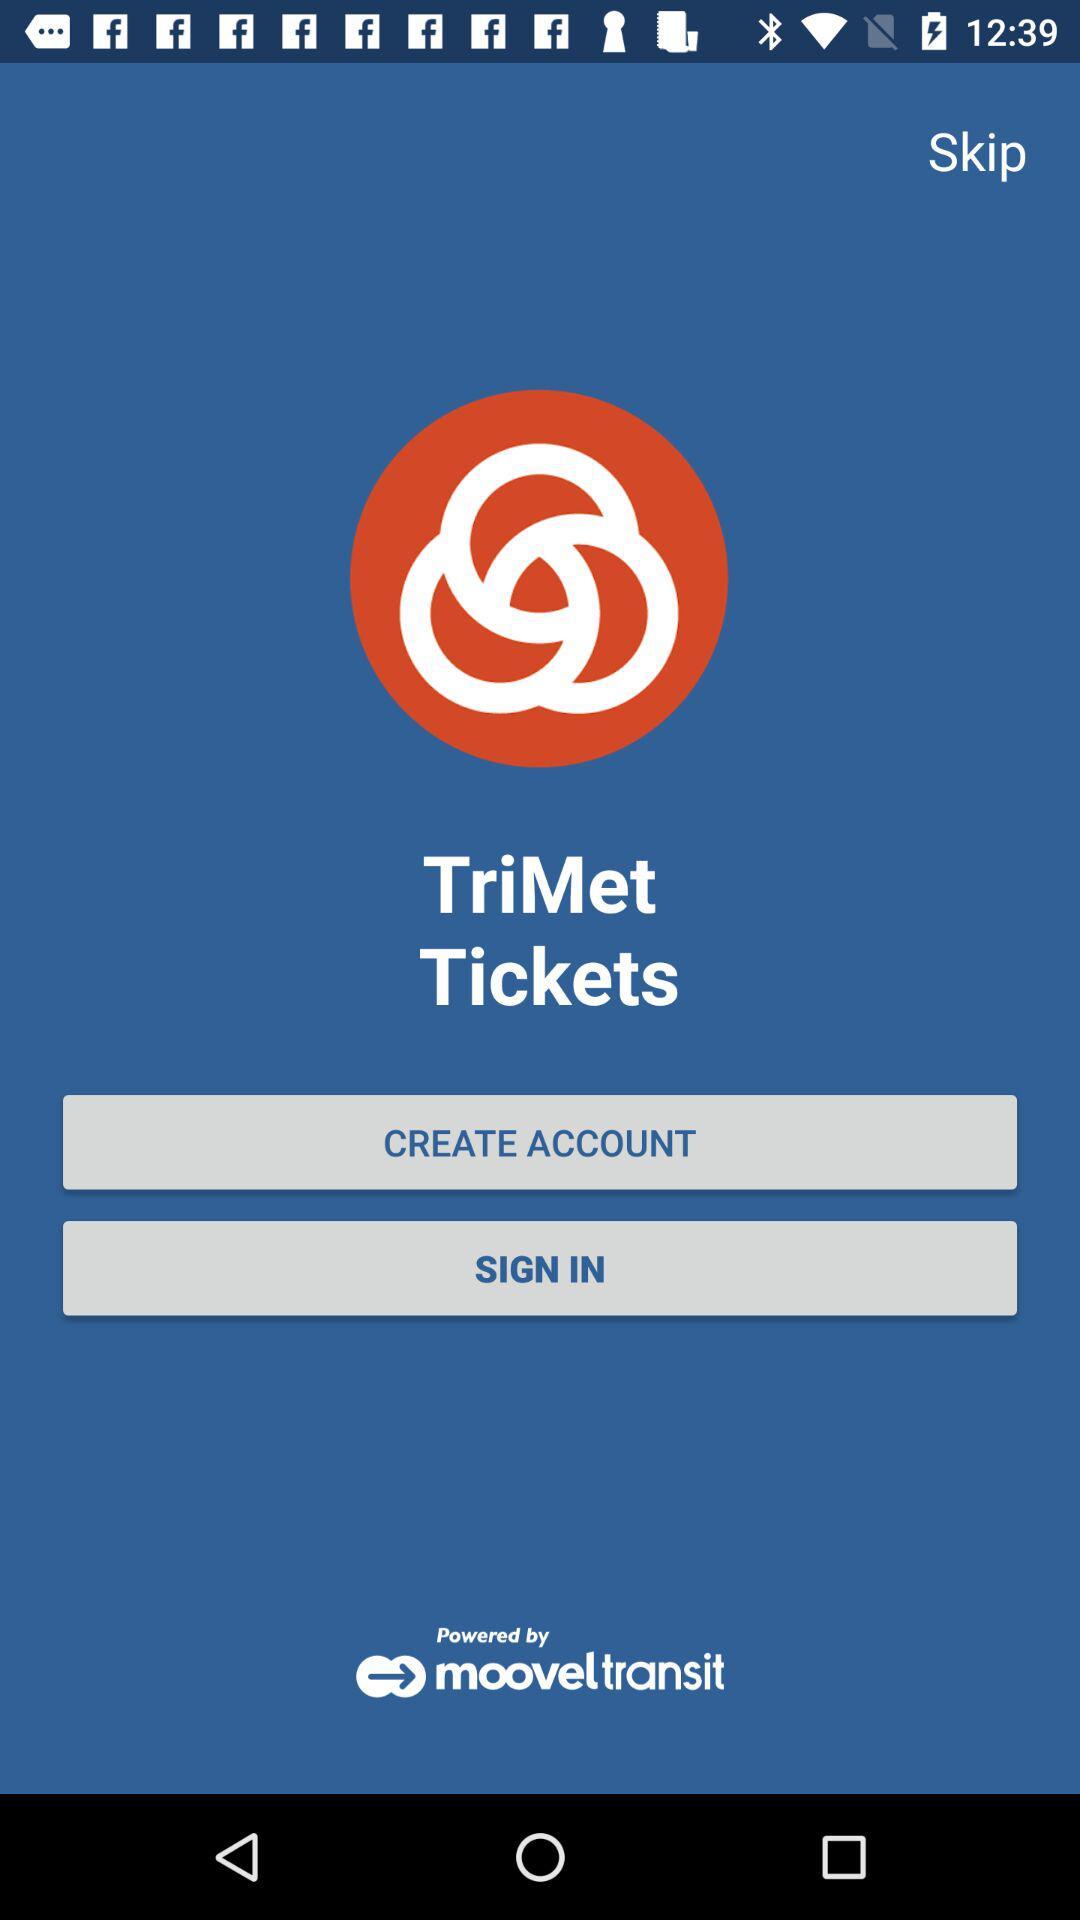 The width and height of the screenshot is (1080, 1920). What do you see at coordinates (540, 1267) in the screenshot?
I see `the sign in` at bounding box center [540, 1267].